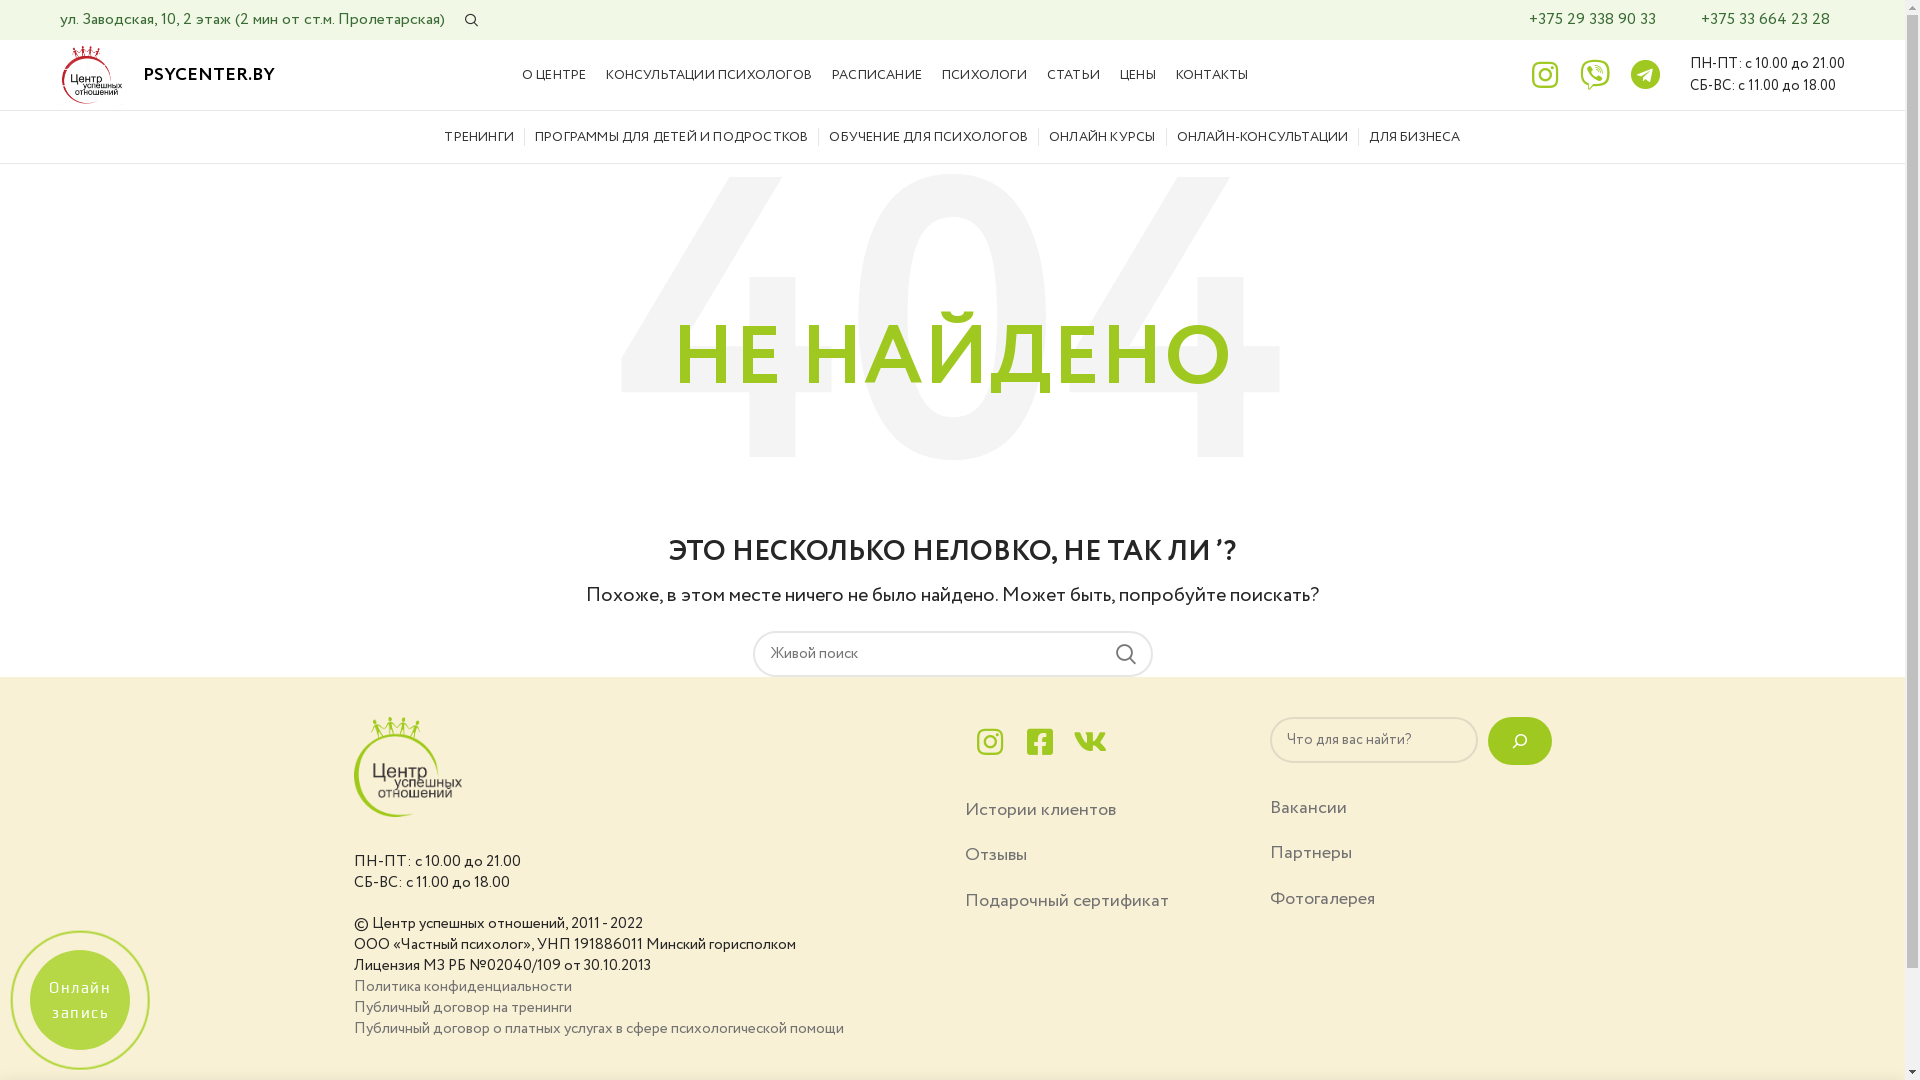 The width and height of the screenshot is (1920, 1080). I want to click on 'instagram', so click(1530, 73).